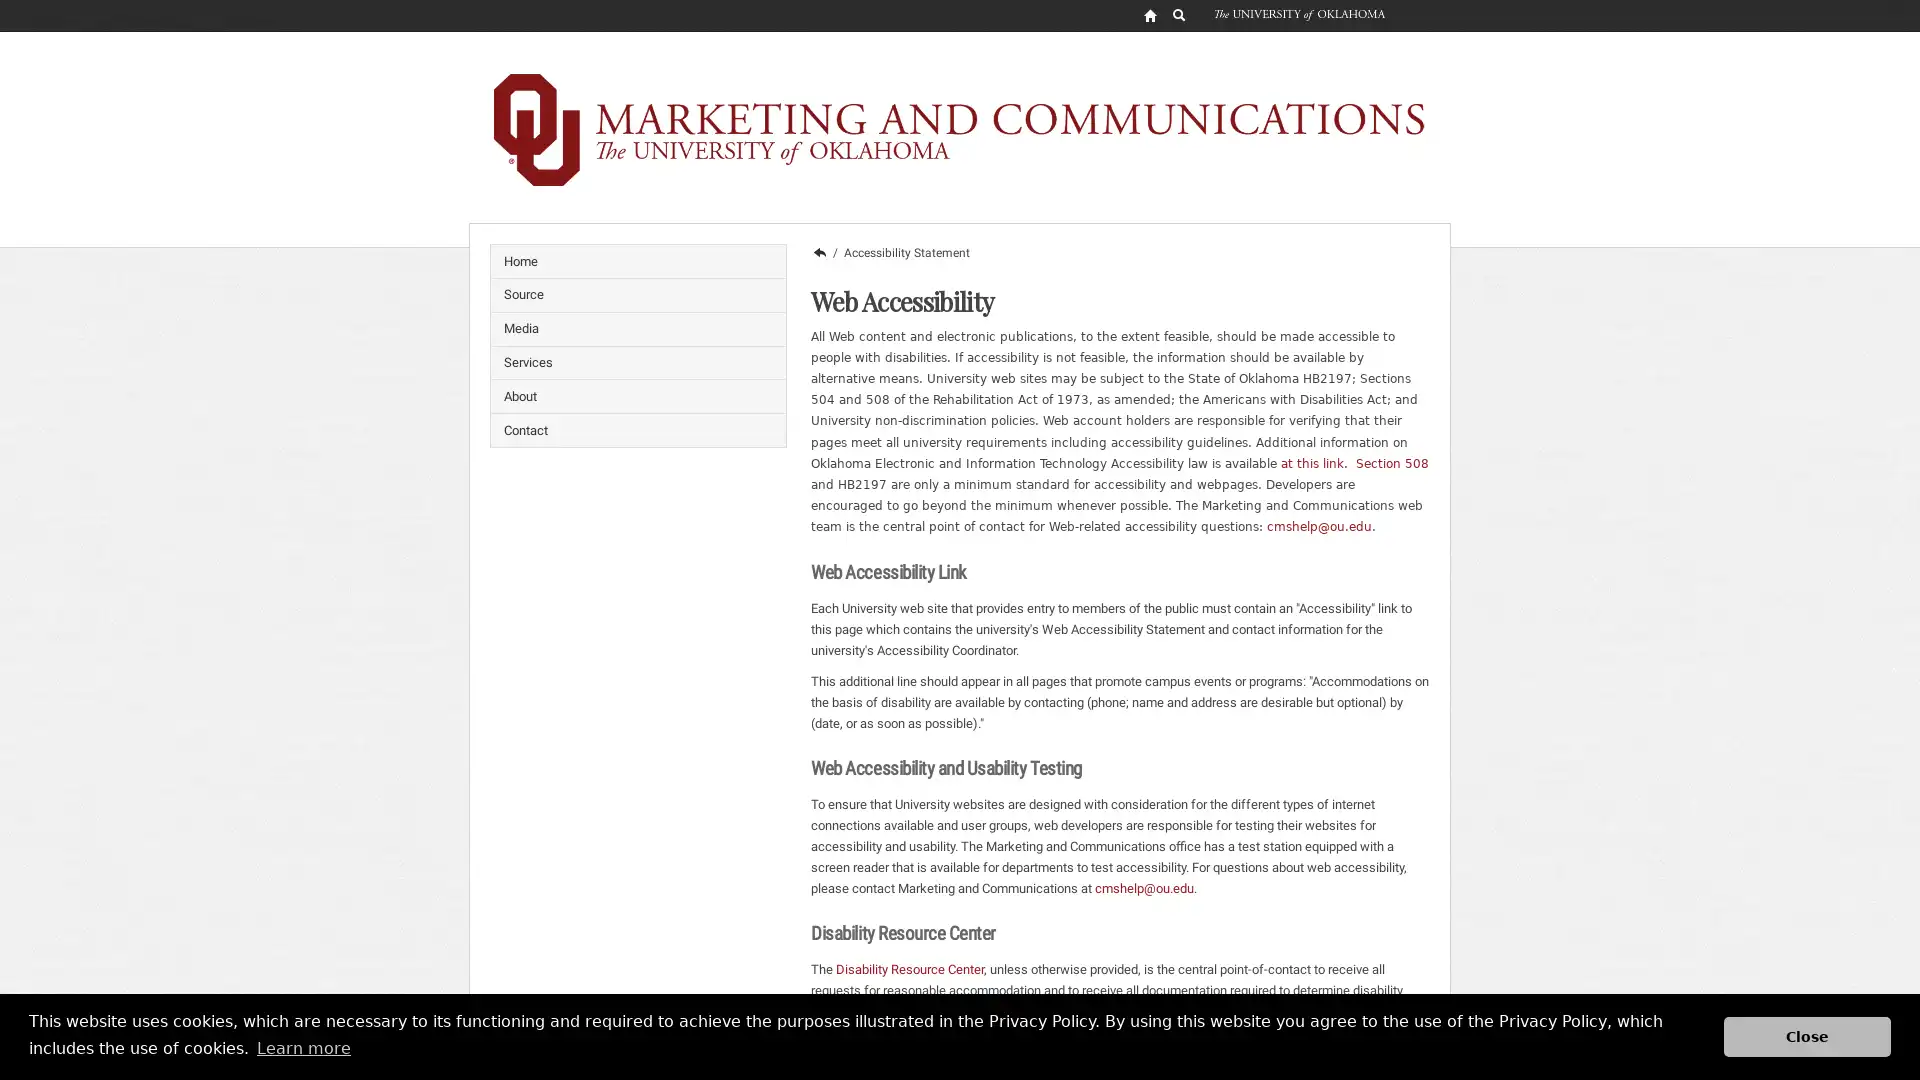 The image size is (1920, 1080). I want to click on dismiss cookie message, so click(1807, 1035).